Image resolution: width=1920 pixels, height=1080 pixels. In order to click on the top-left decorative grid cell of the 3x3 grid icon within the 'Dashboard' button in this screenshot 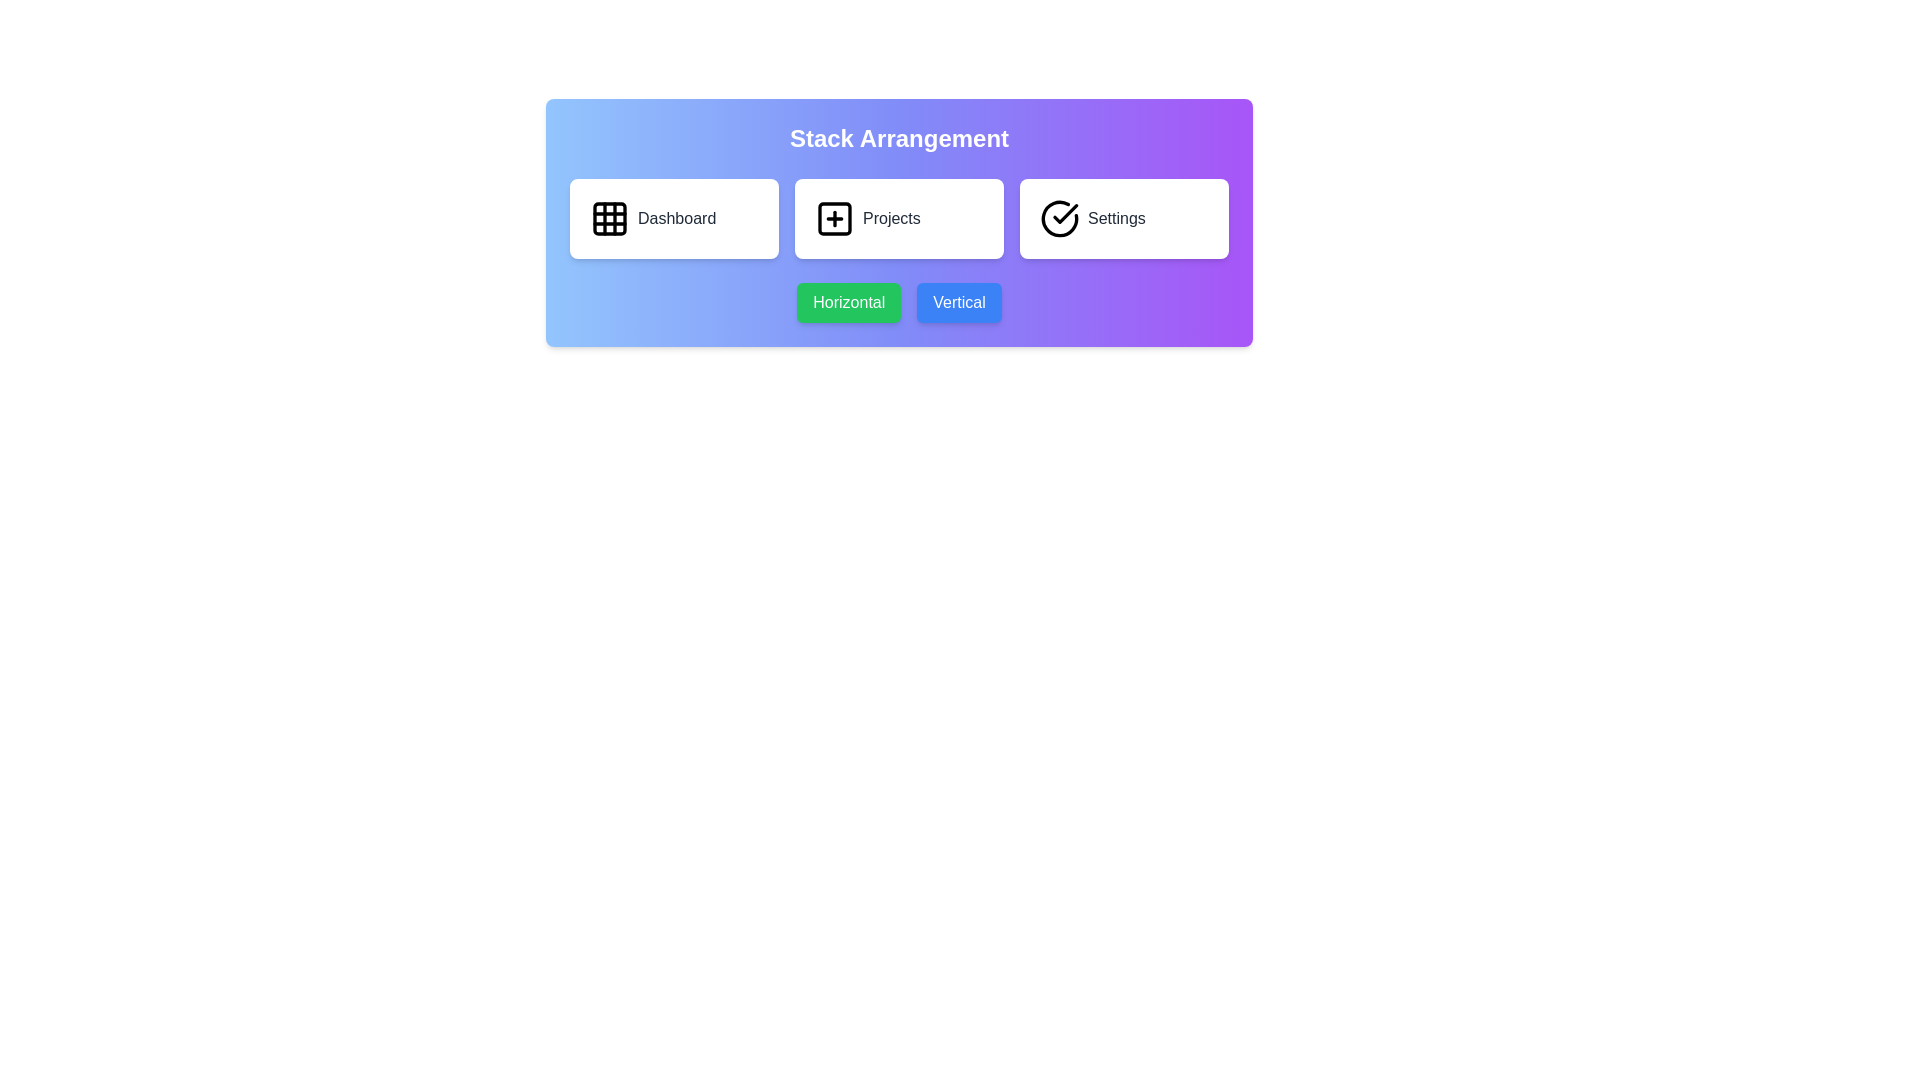, I will do `click(608, 219)`.